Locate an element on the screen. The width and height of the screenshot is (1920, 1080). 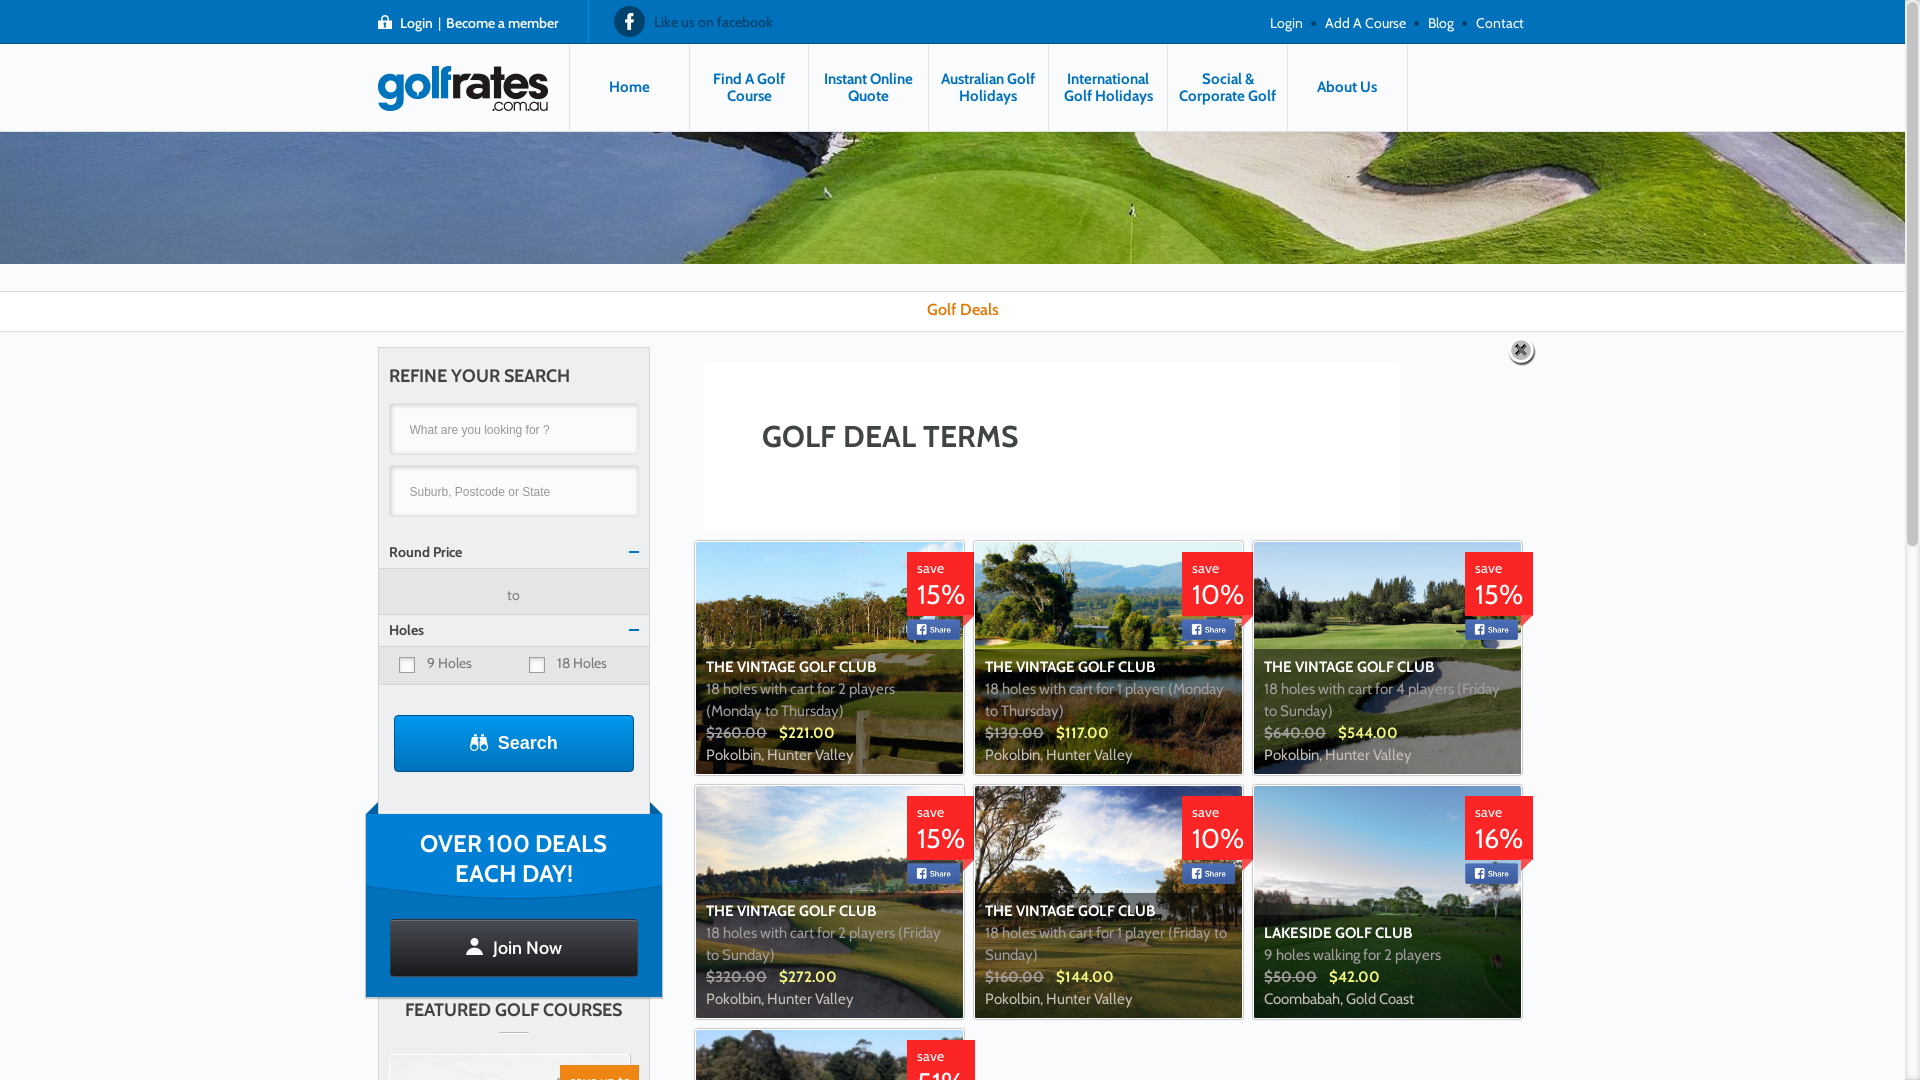
'Instant Online Quote' is located at coordinates (868, 86).